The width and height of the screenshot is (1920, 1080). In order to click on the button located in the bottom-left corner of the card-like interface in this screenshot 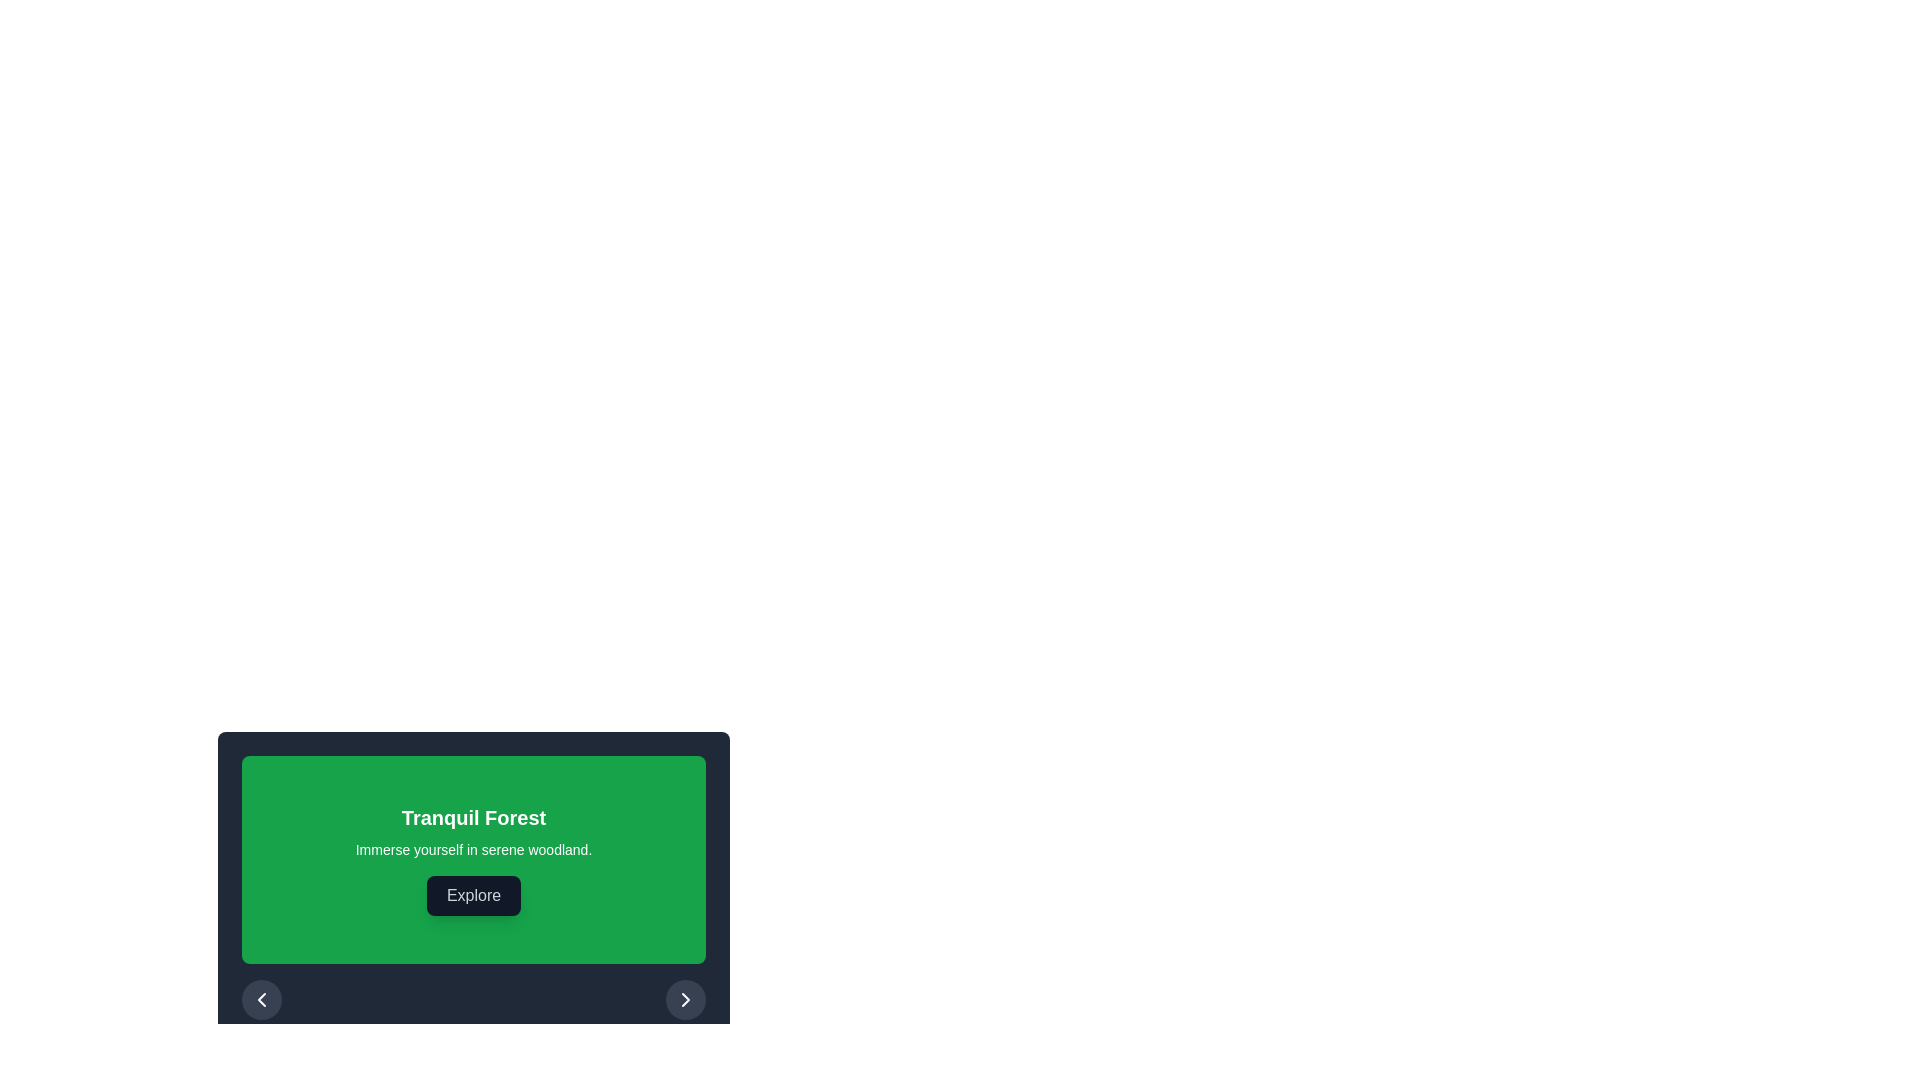, I will do `click(261, 999)`.